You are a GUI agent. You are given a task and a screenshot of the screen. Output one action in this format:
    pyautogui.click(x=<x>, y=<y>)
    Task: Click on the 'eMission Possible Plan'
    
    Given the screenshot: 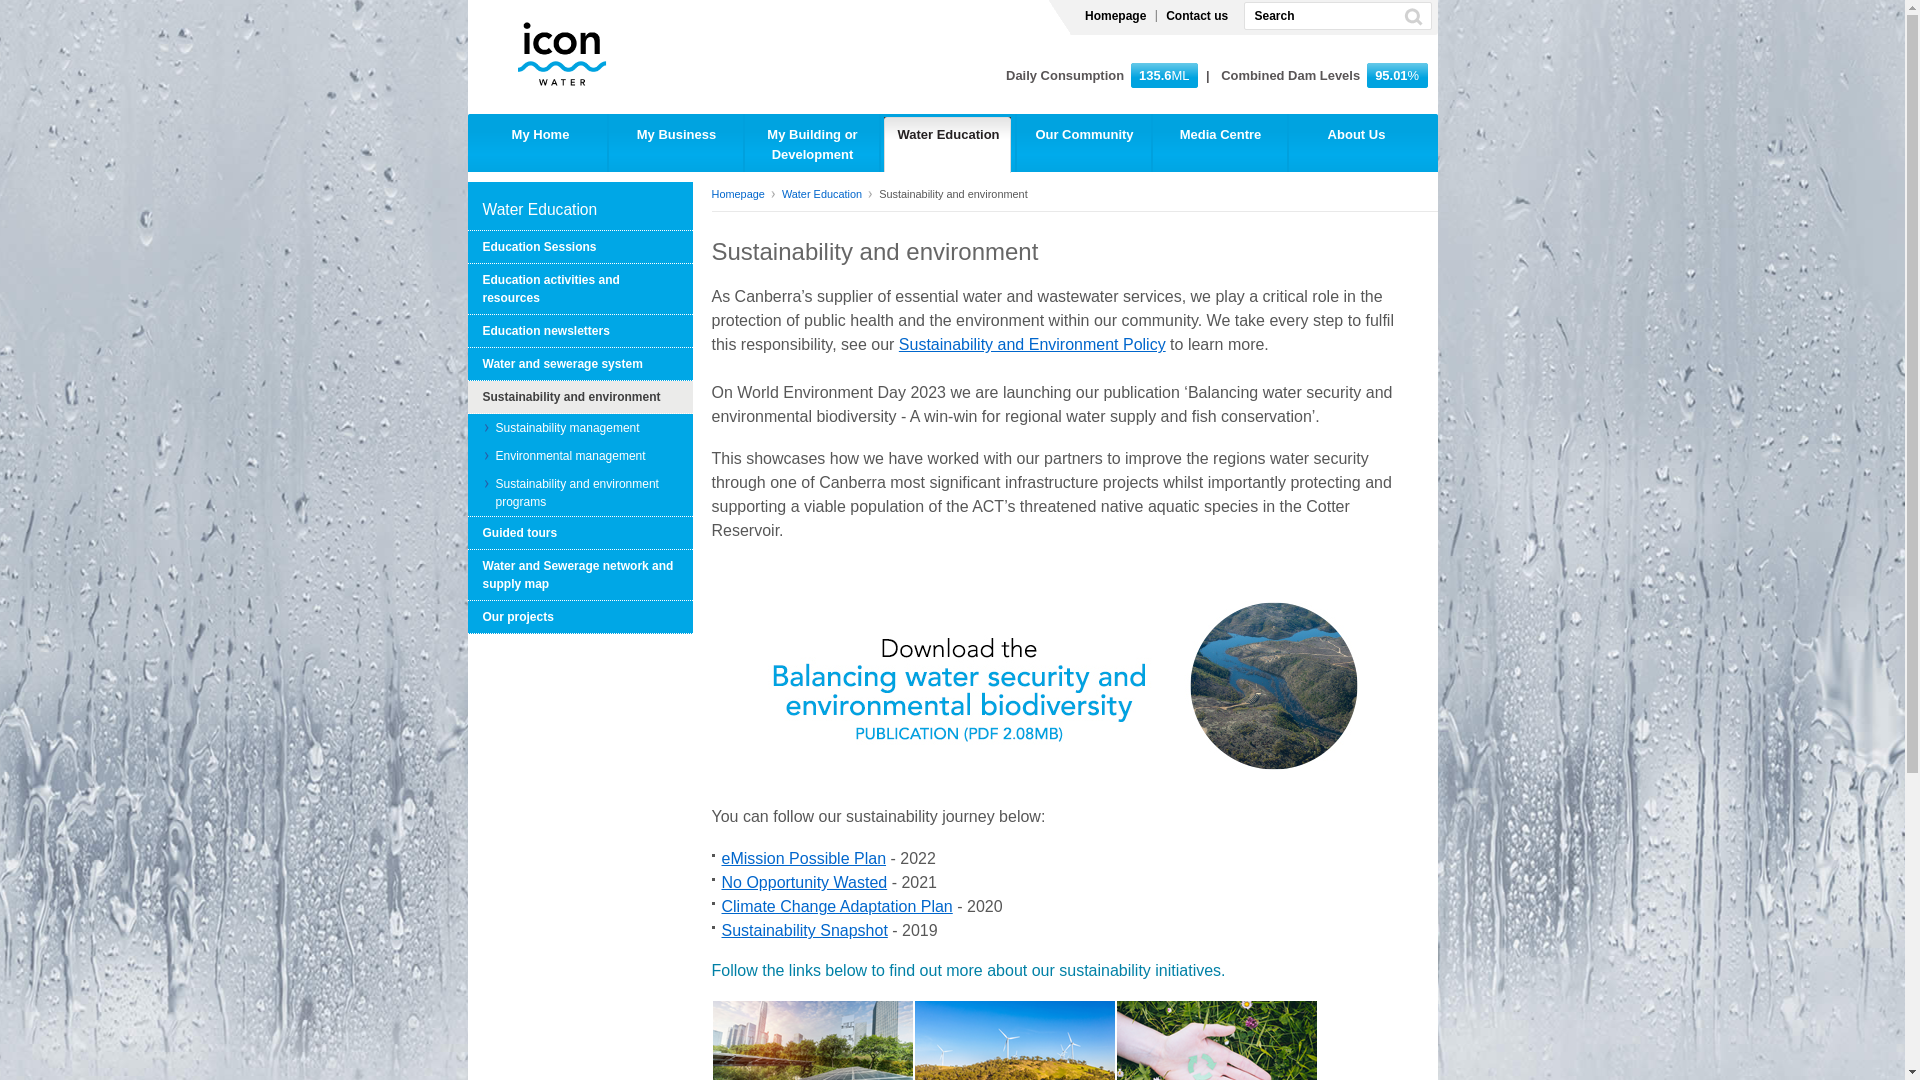 What is the action you would take?
    pyautogui.click(x=804, y=857)
    